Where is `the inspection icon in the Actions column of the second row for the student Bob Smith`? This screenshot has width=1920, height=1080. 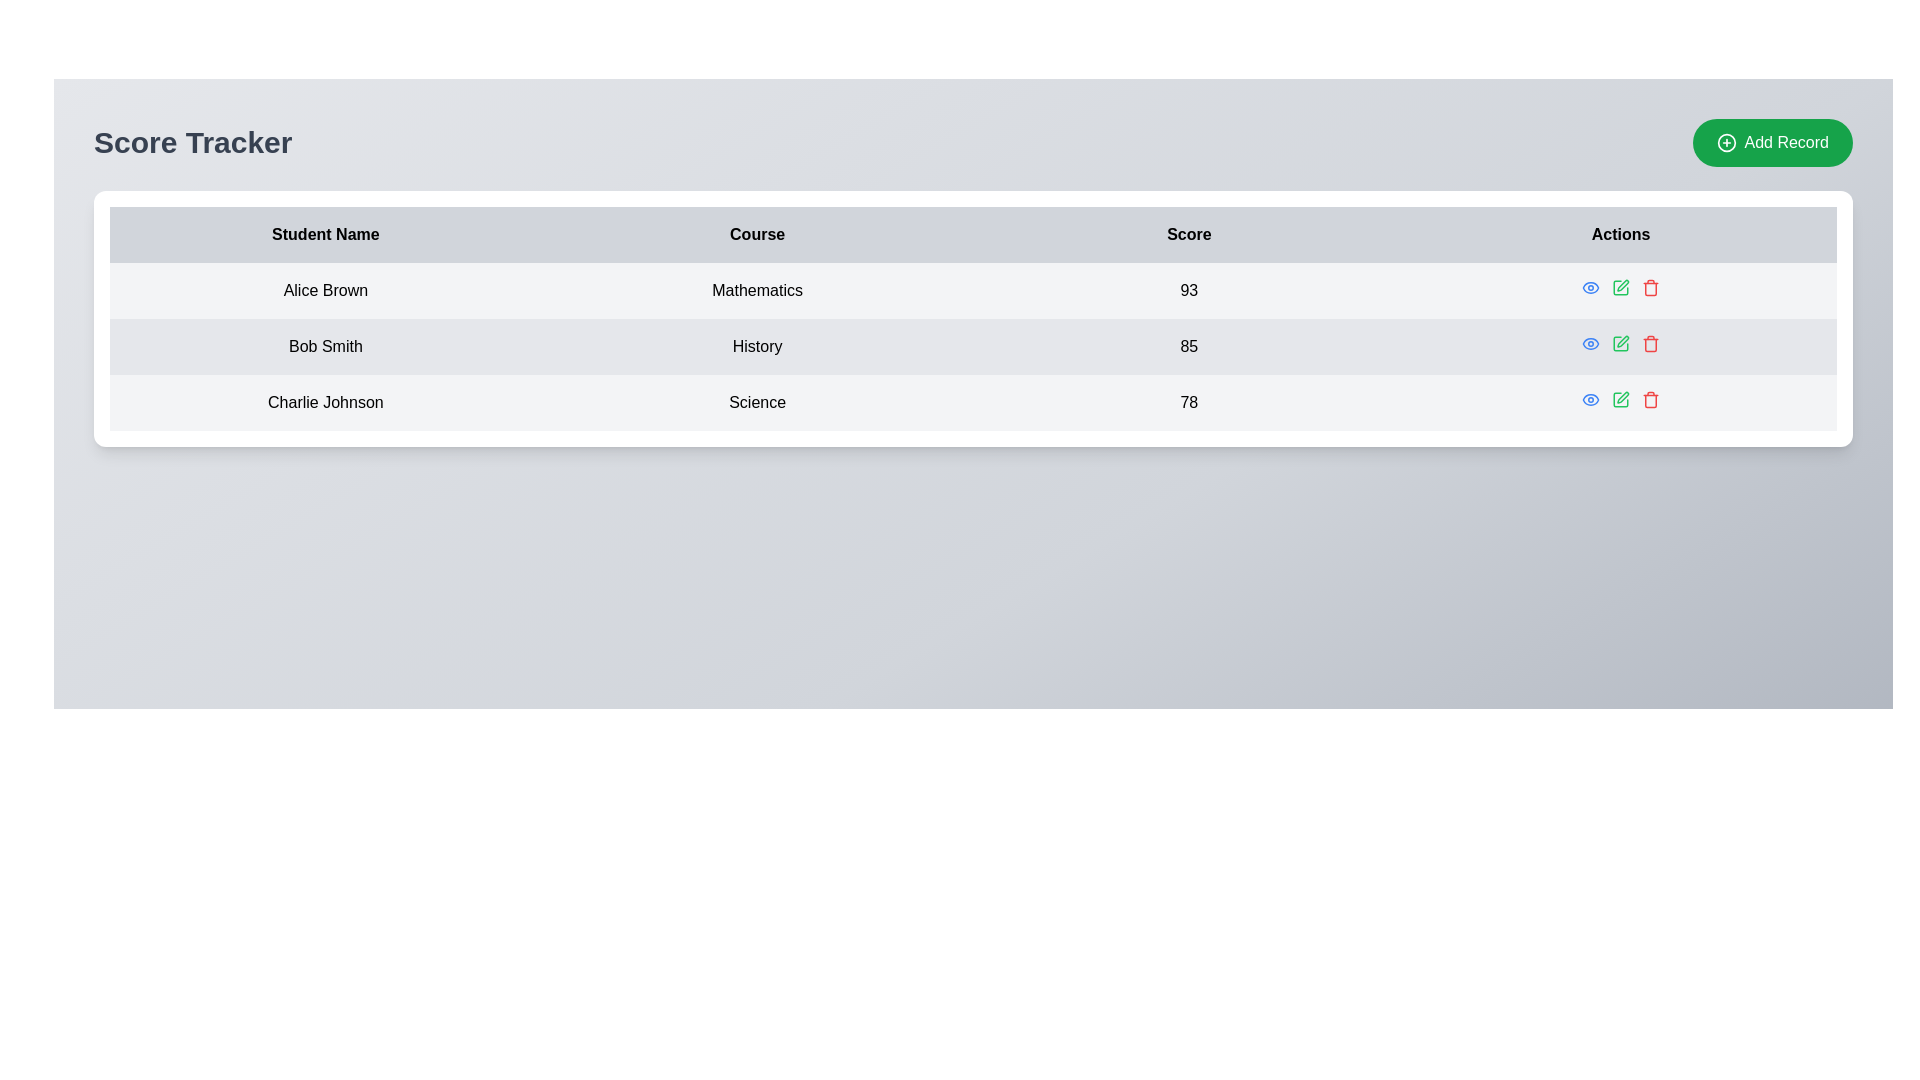 the inspection icon in the Actions column of the second row for the student Bob Smith is located at coordinates (1590, 288).